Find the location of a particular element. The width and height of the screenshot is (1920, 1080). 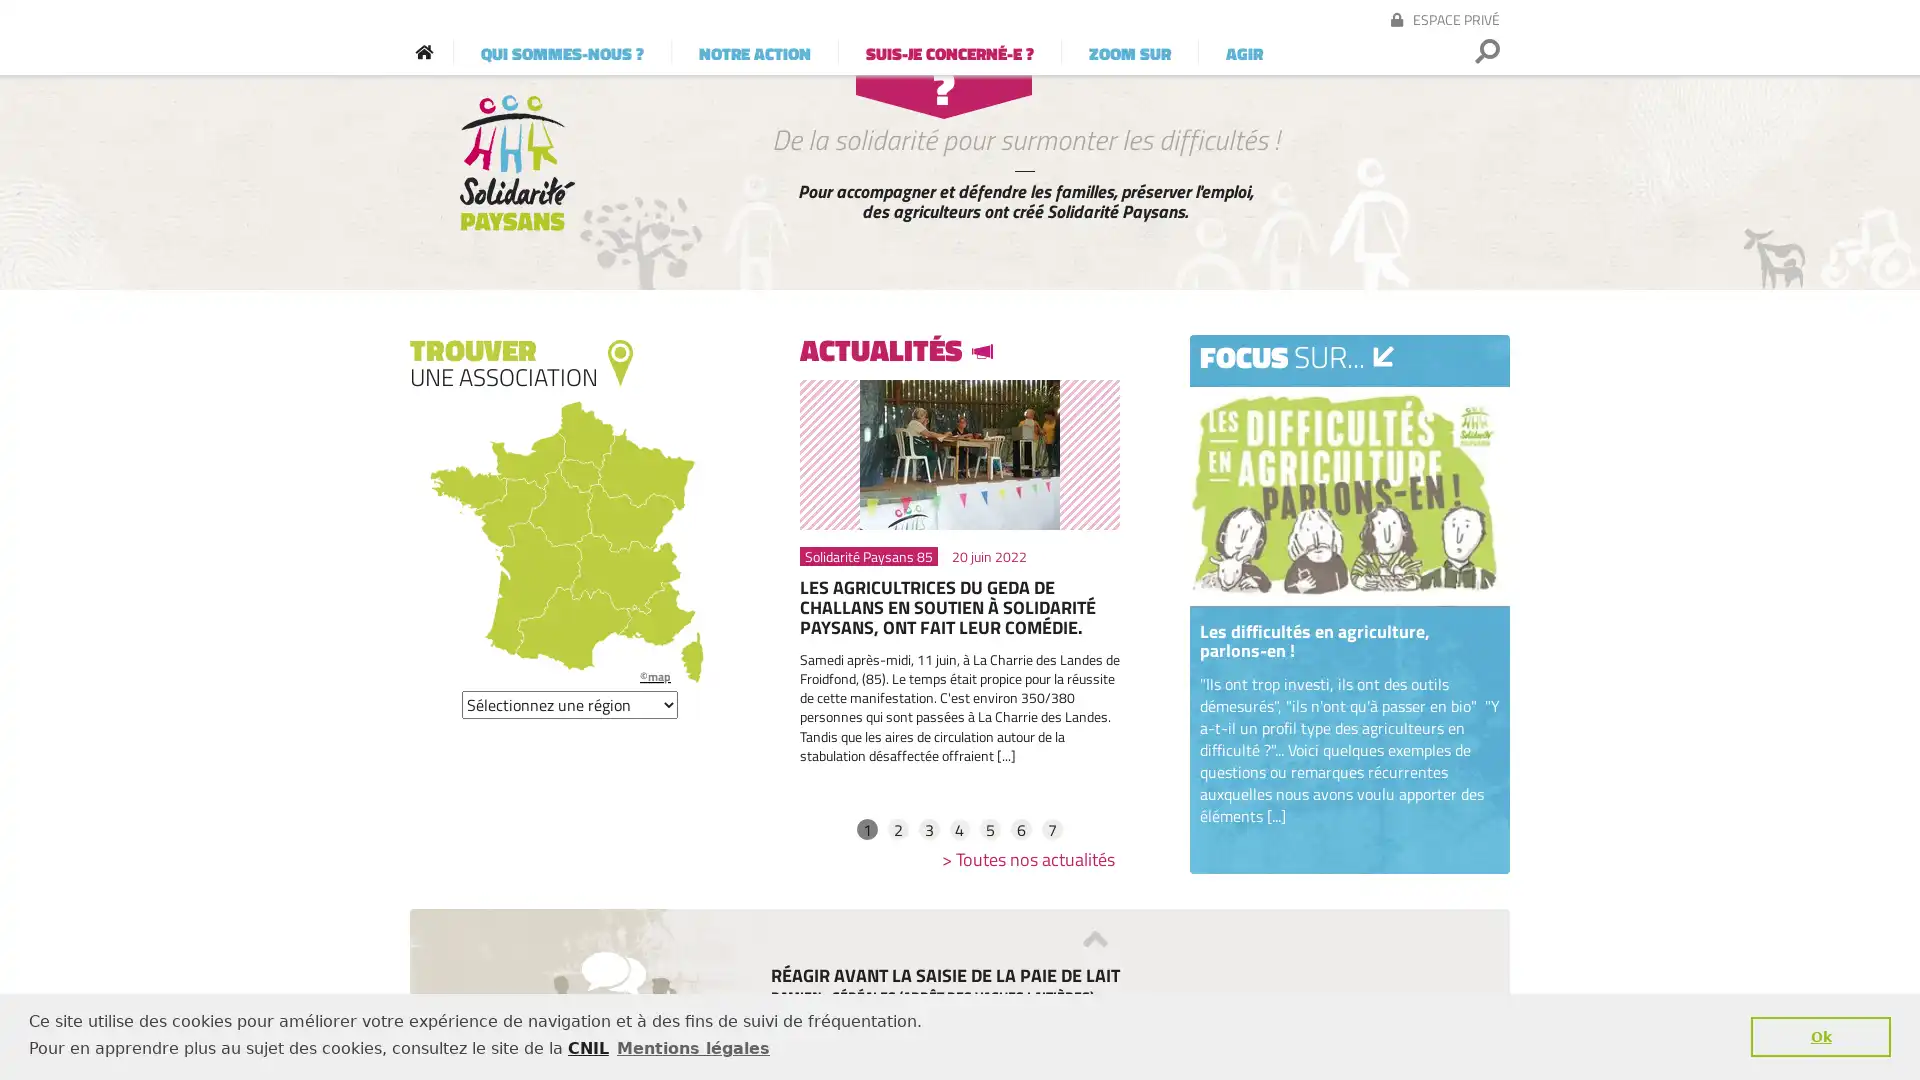

OK is located at coordinates (1136, 27).